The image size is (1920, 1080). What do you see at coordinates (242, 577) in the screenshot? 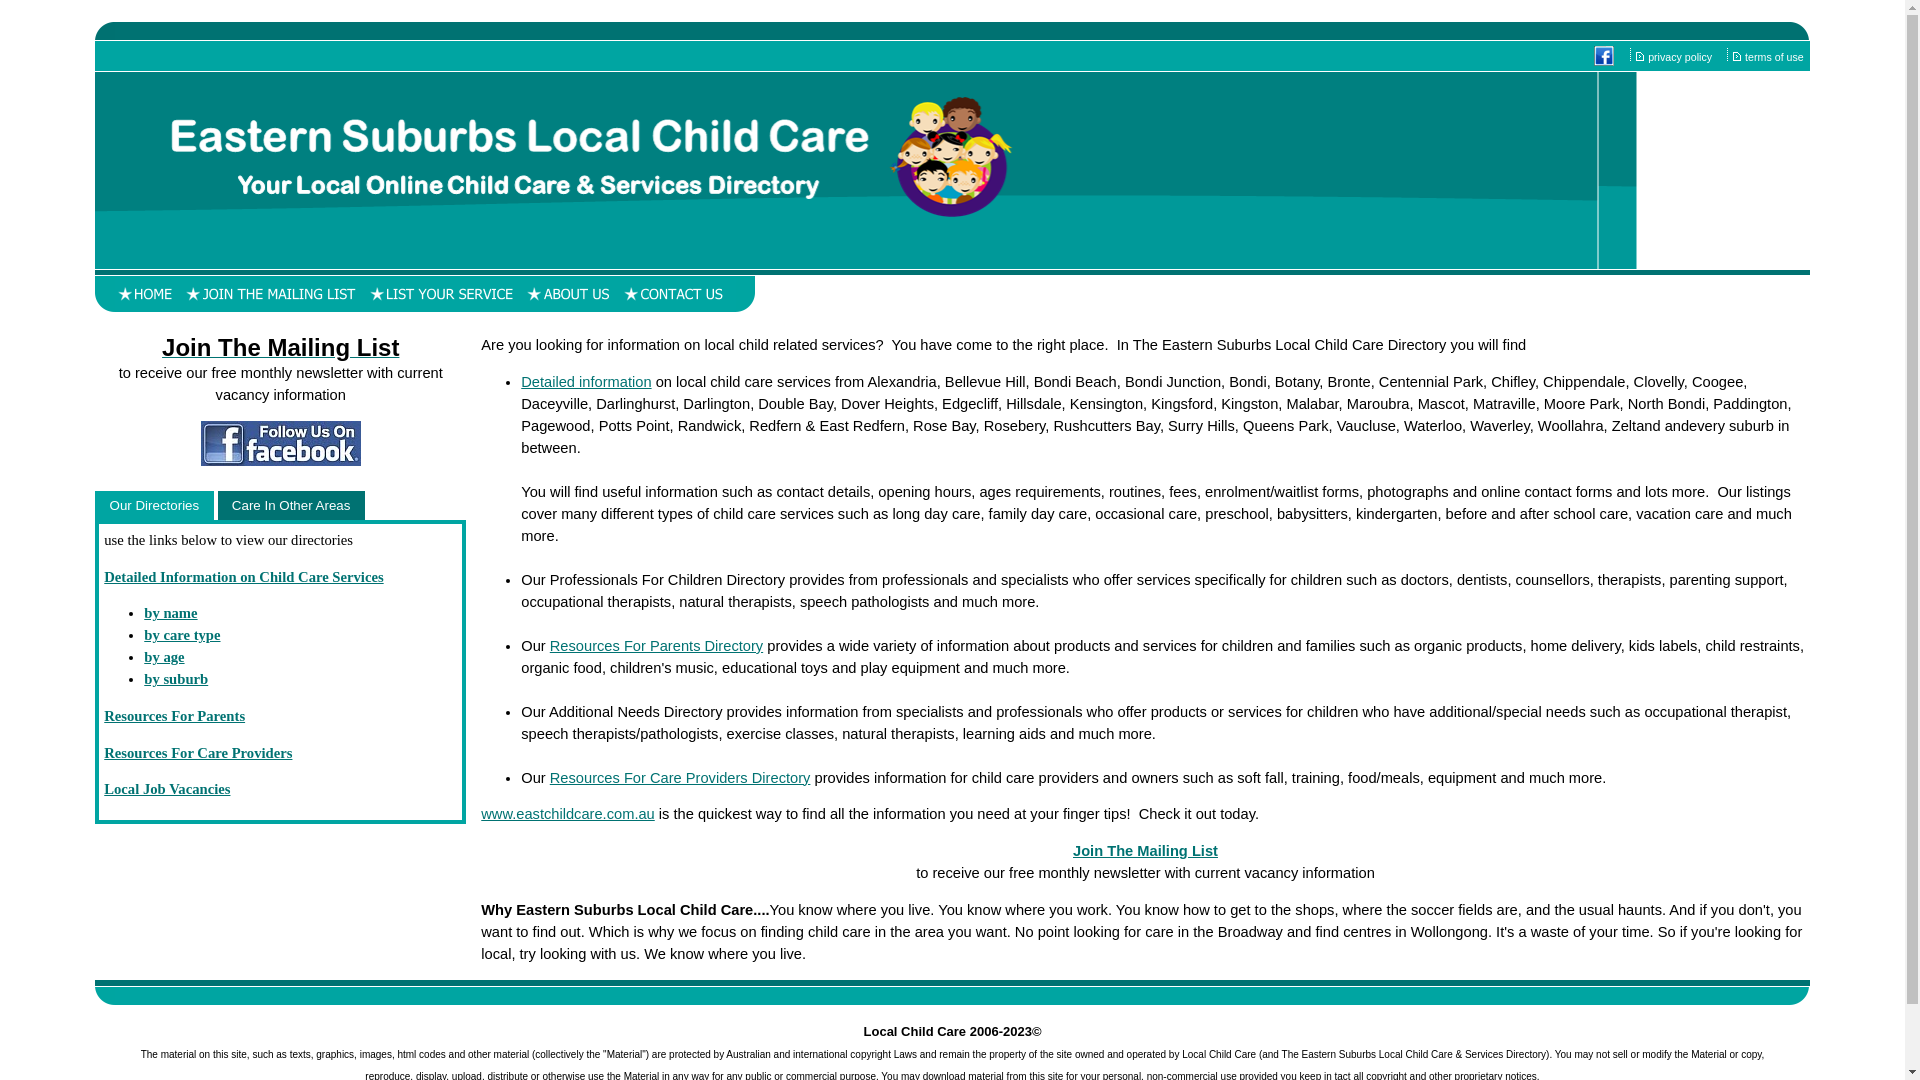
I see `'Detailed Information on Child Care Services'` at bounding box center [242, 577].